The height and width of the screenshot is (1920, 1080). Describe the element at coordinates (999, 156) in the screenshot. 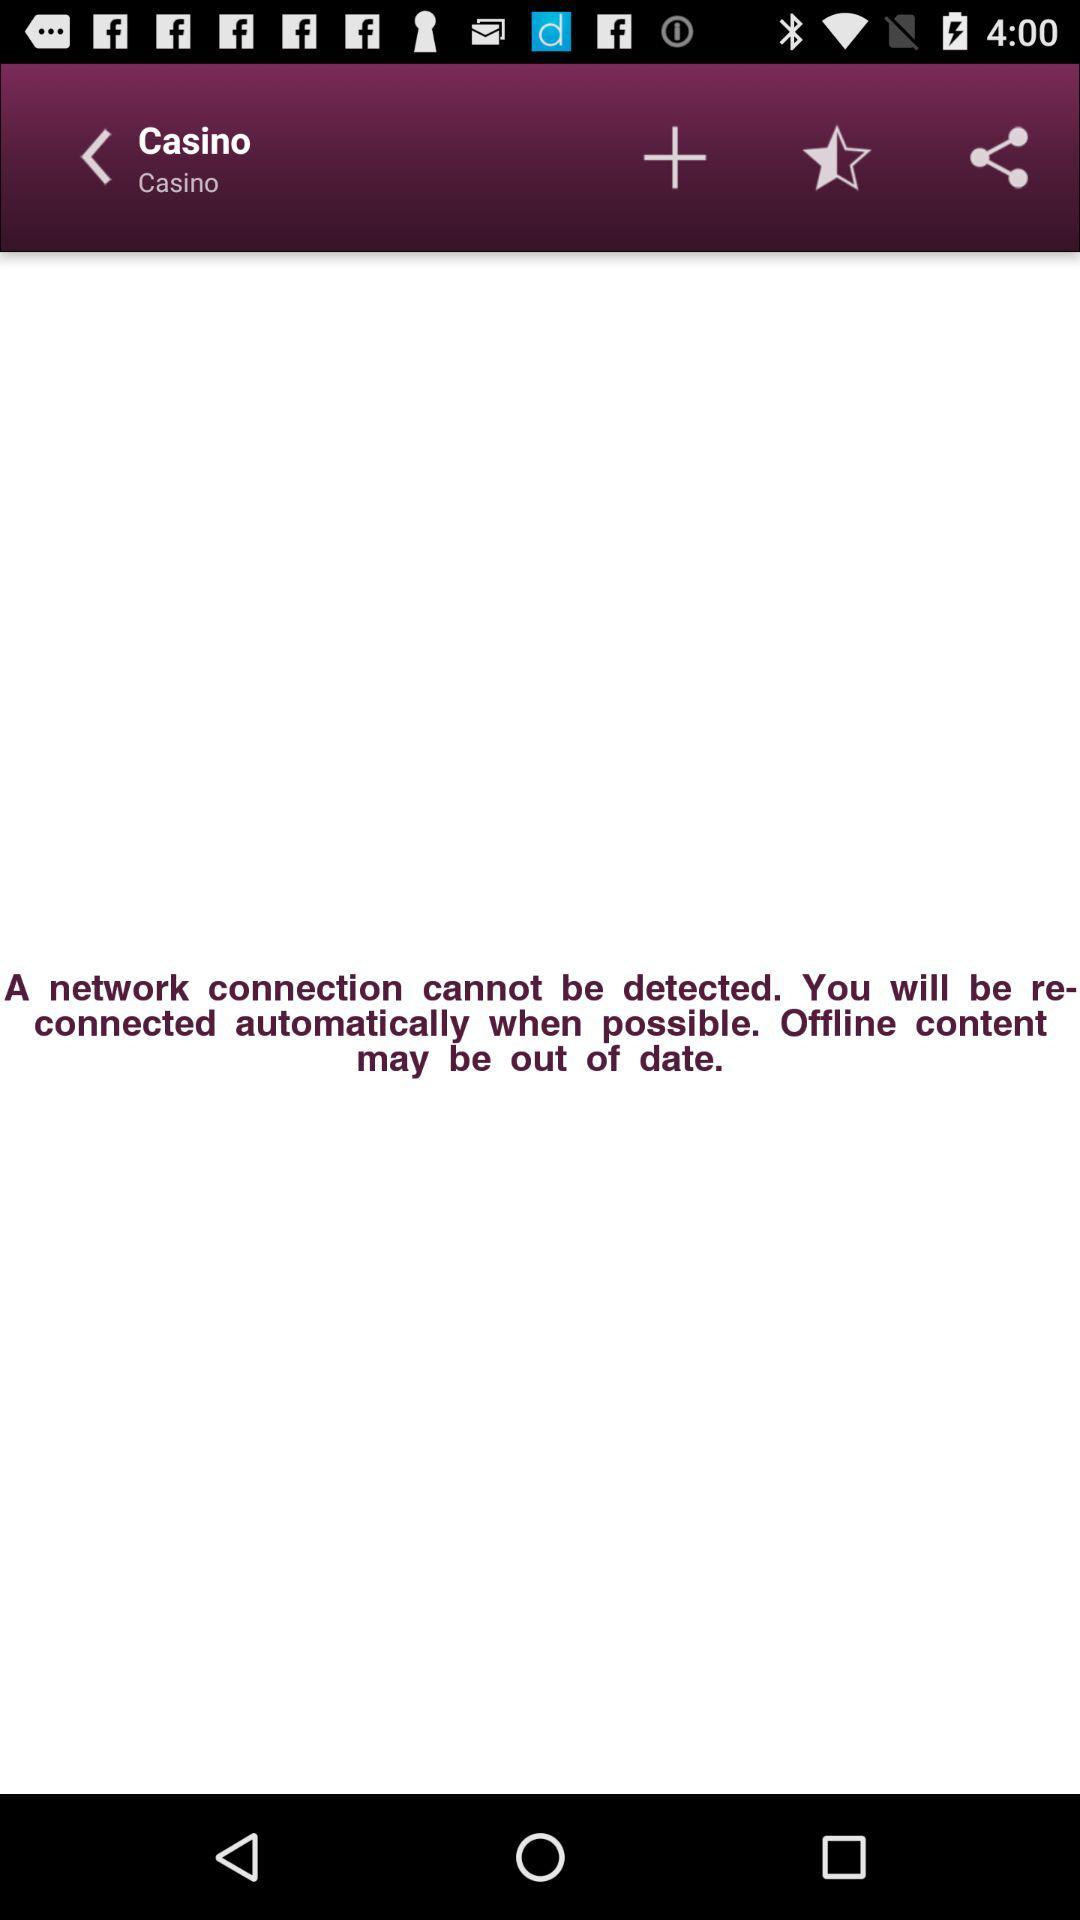

I see `share` at that location.